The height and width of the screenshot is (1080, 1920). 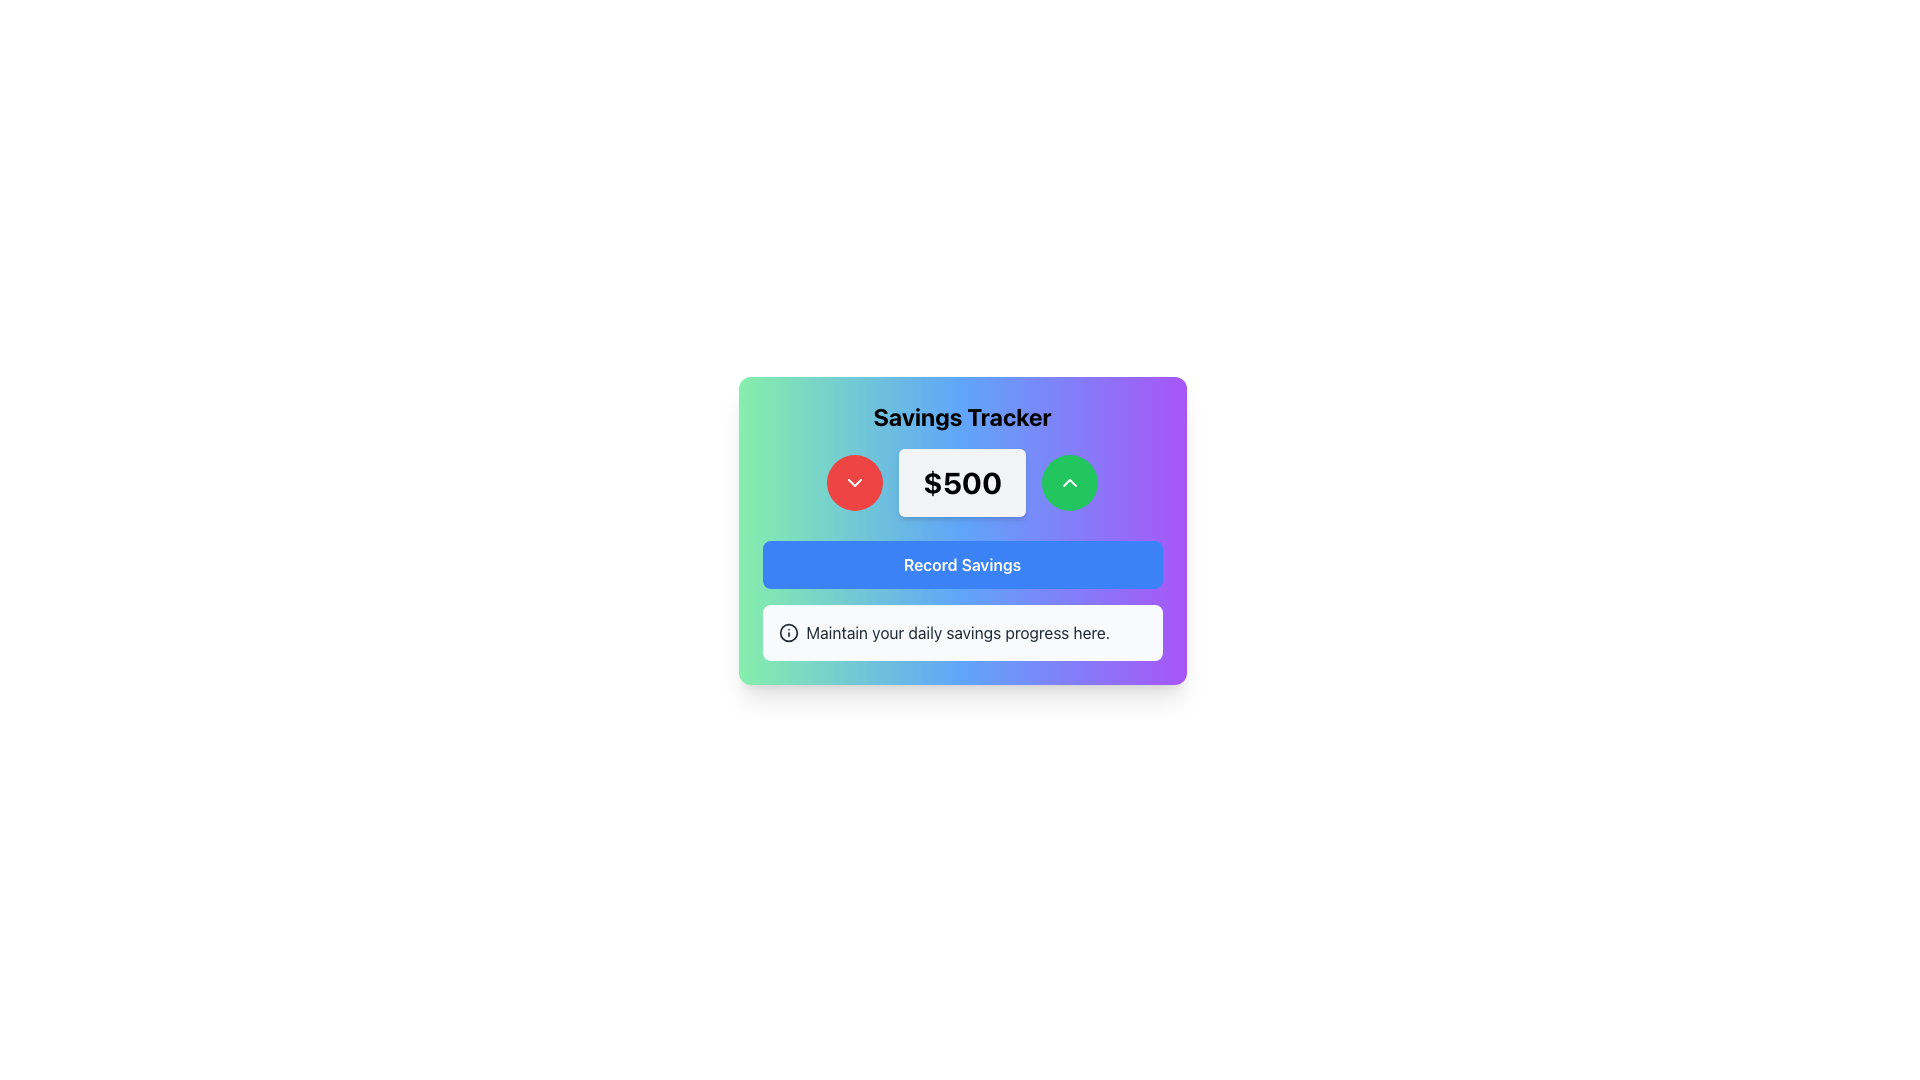 I want to click on the circular red button with a white downward chevron icon located on the left side of the horizontal layout, so click(x=854, y=482).